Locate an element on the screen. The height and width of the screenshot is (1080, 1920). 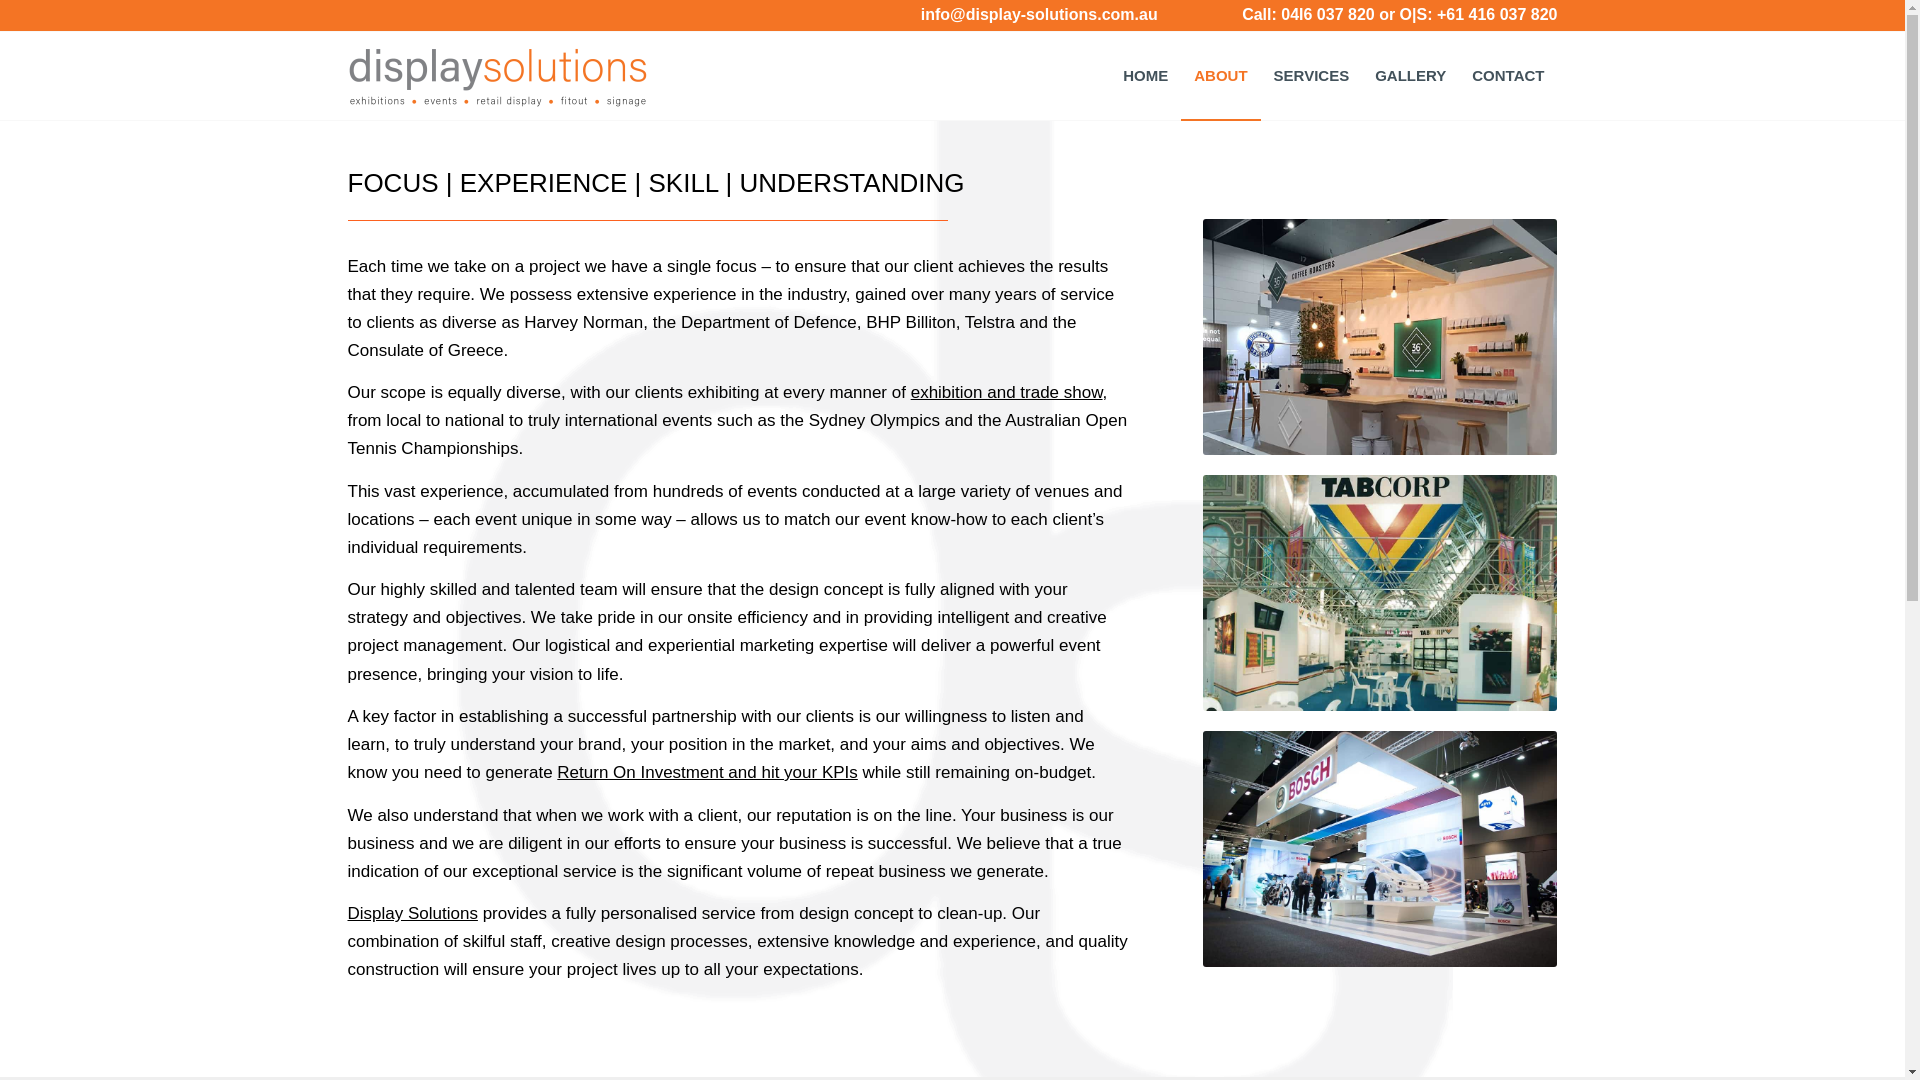
'HOME' is located at coordinates (1108, 75).